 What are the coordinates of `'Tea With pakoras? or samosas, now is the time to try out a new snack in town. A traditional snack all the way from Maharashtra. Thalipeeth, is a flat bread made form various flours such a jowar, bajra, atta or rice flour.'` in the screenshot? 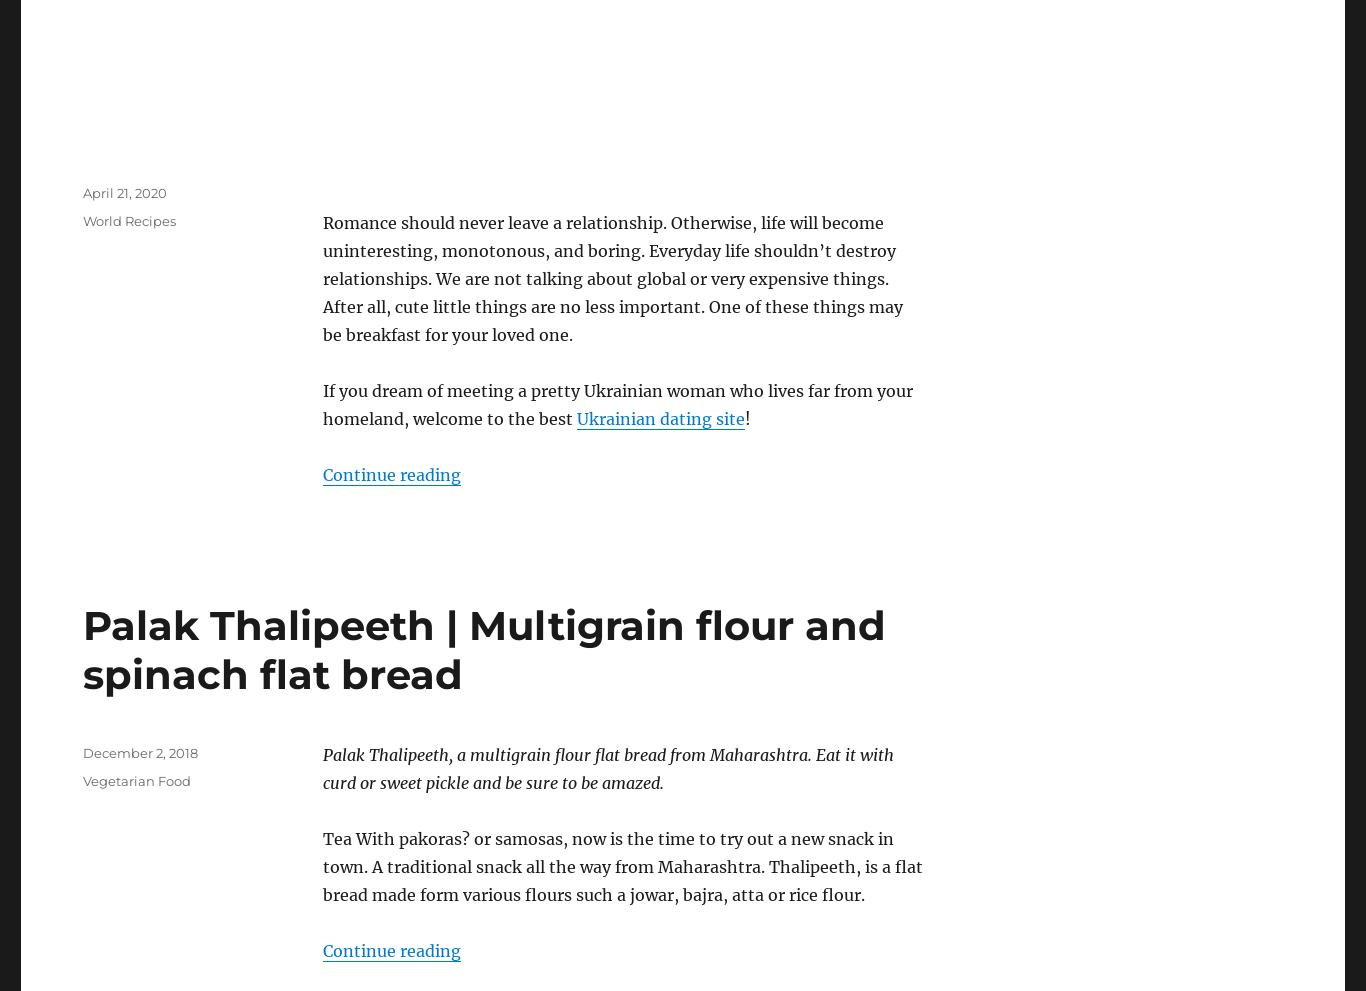 It's located at (622, 866).